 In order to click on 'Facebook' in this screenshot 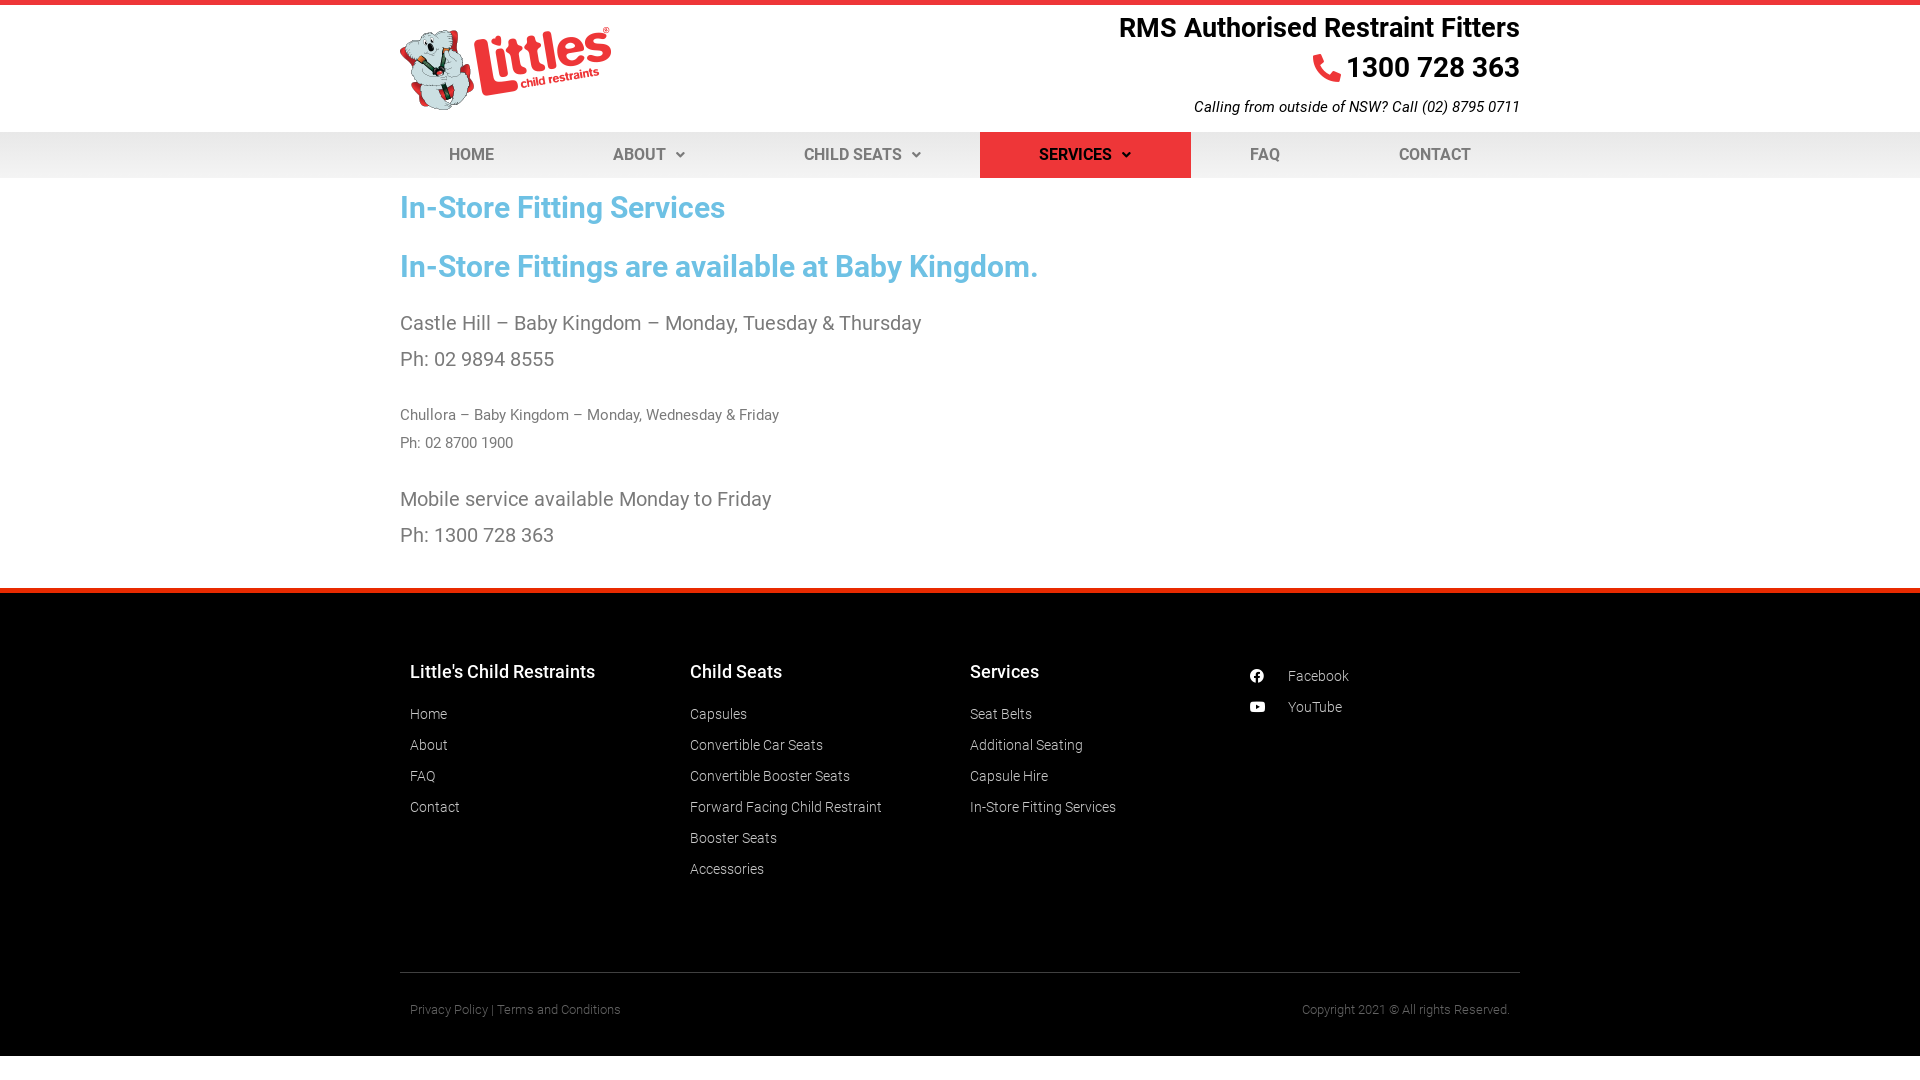, I will do `click(1379, 675)`.